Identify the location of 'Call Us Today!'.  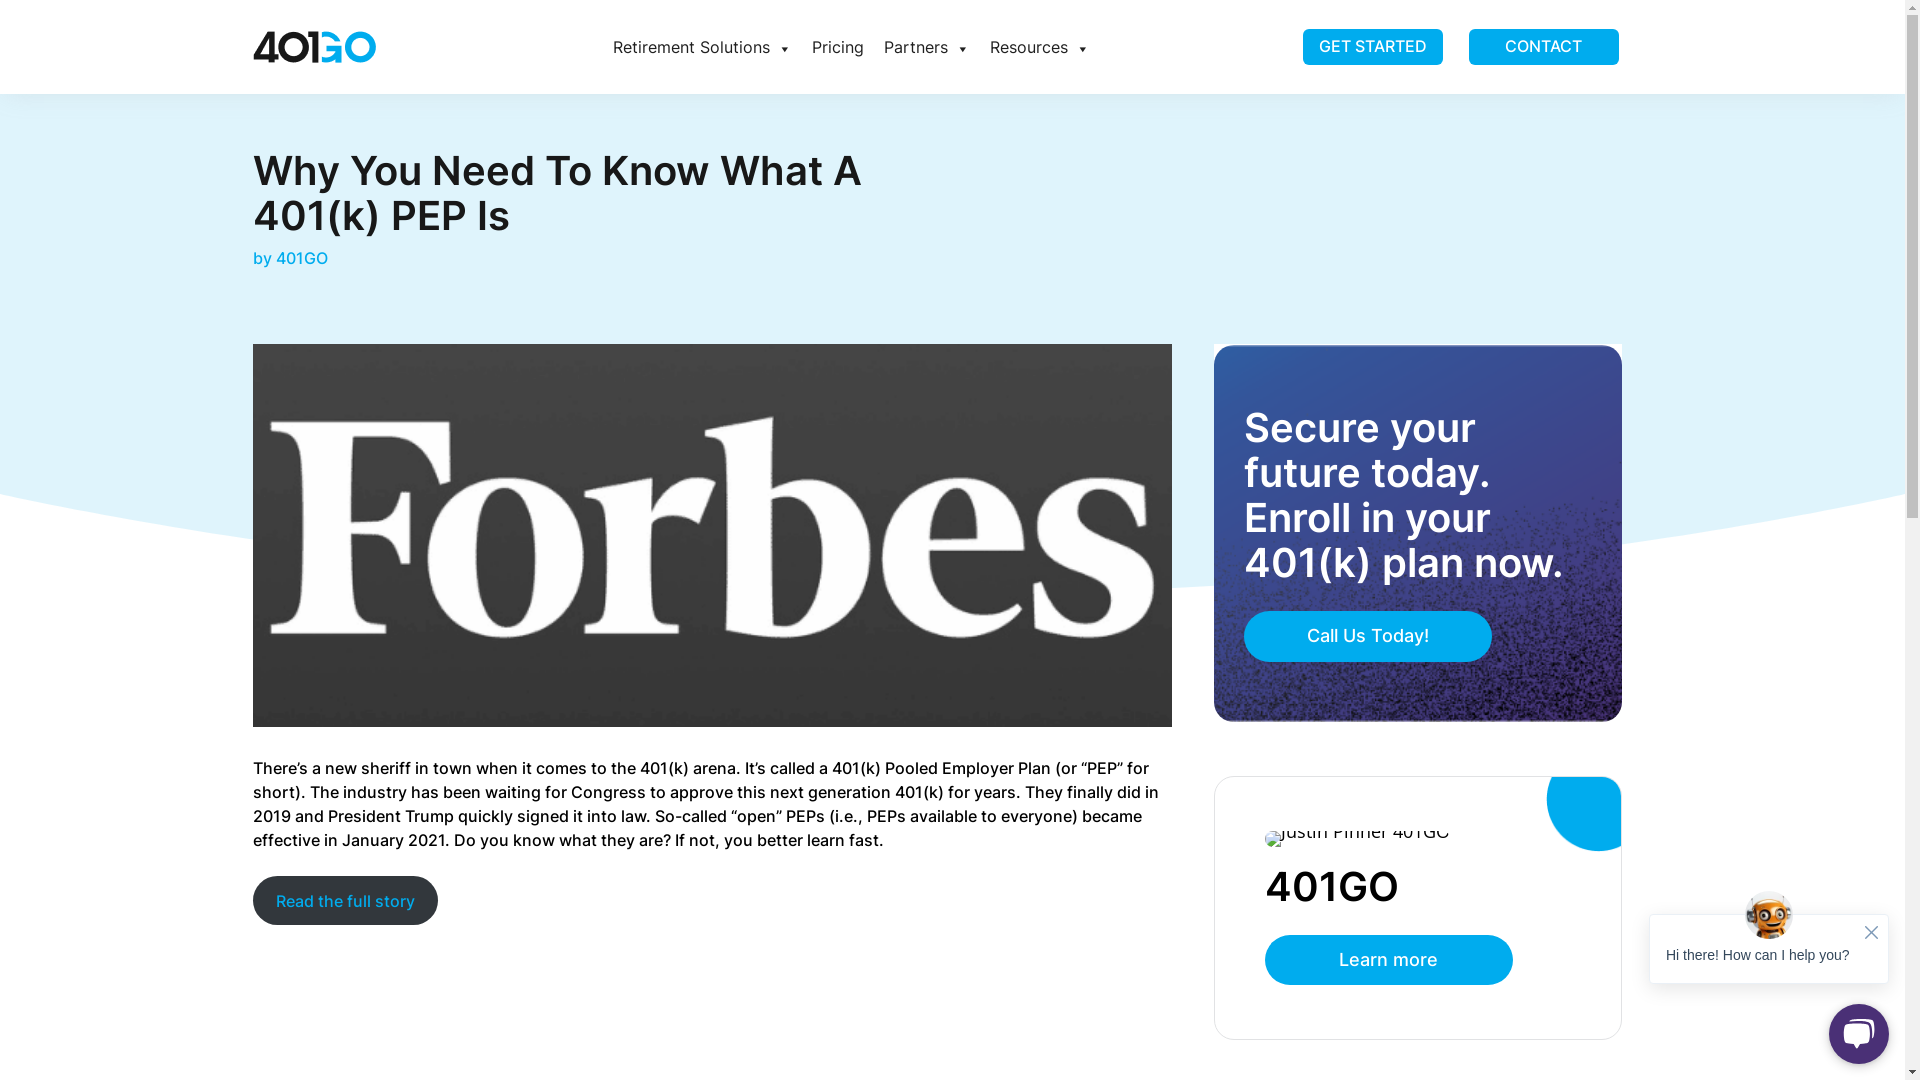
(1367, 636).